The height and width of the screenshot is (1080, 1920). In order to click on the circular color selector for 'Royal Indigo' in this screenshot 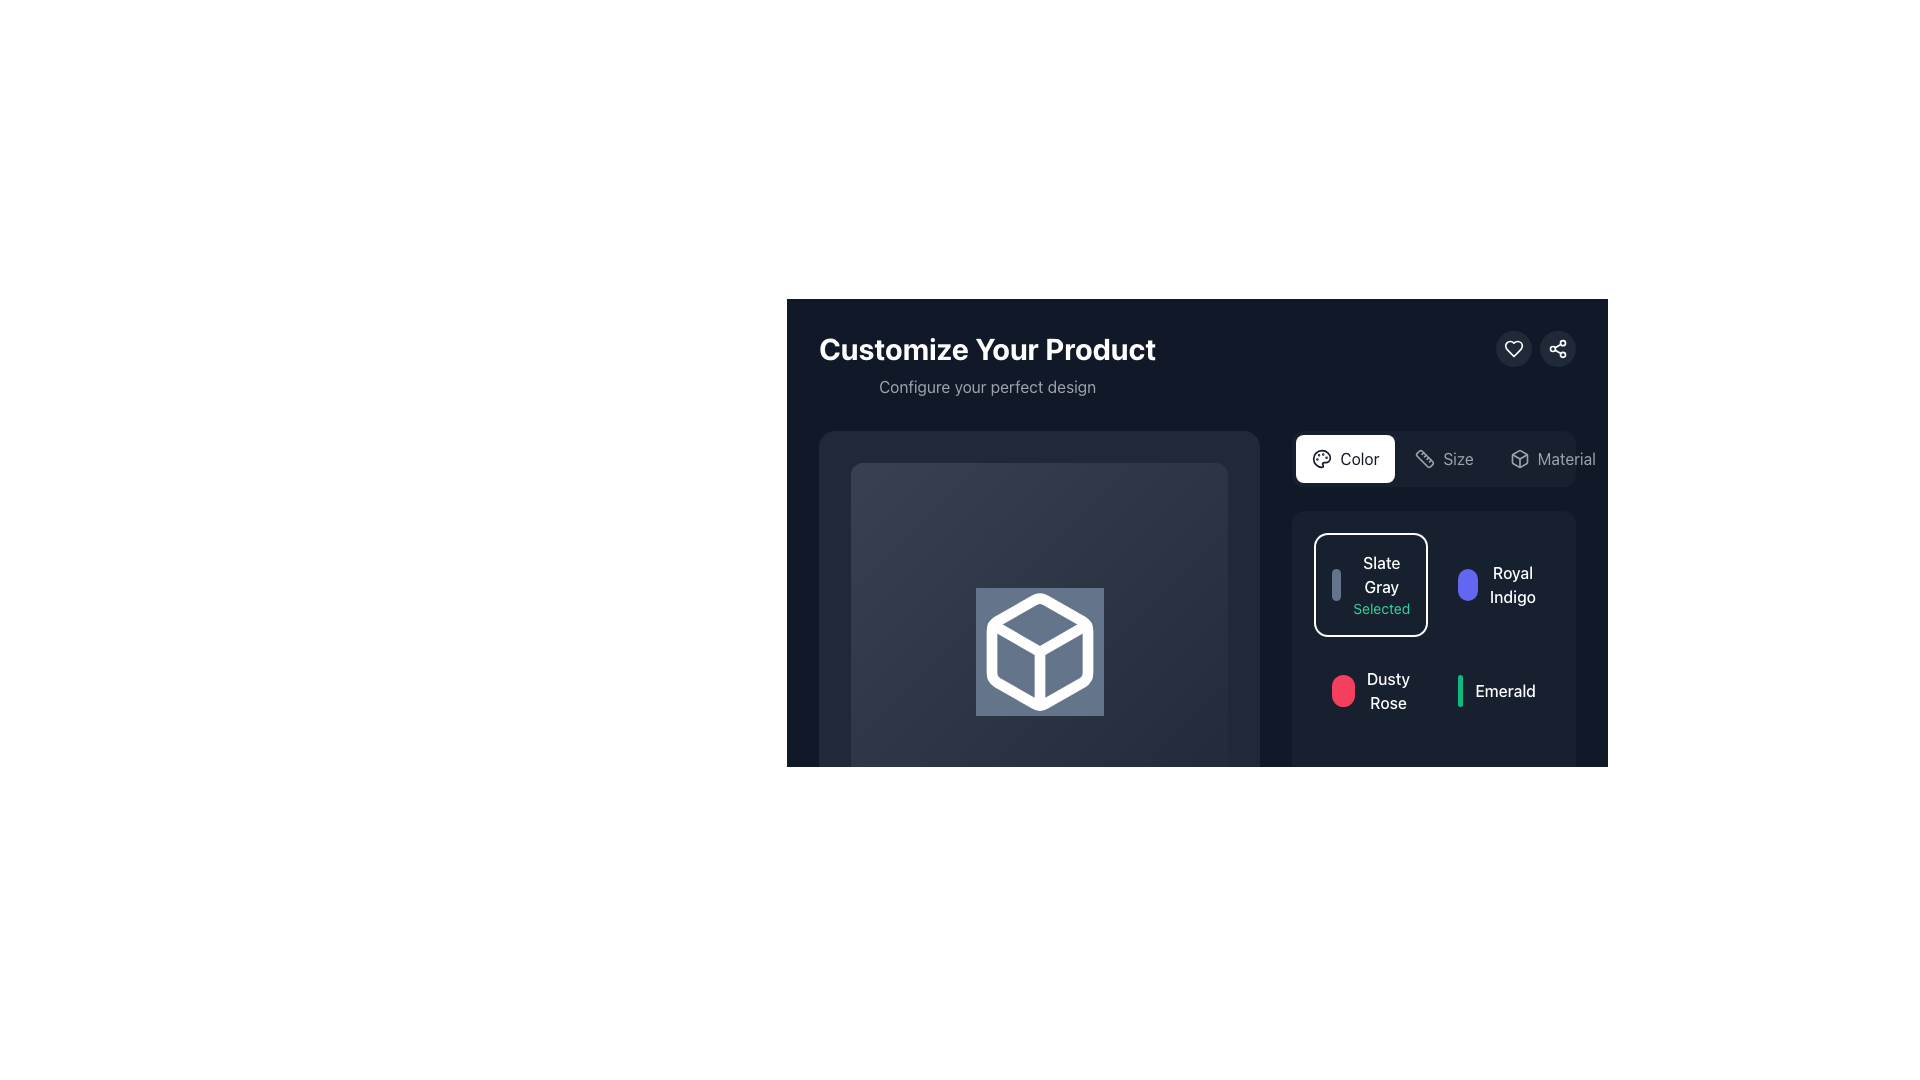, I will do `click(1468, 585)`.